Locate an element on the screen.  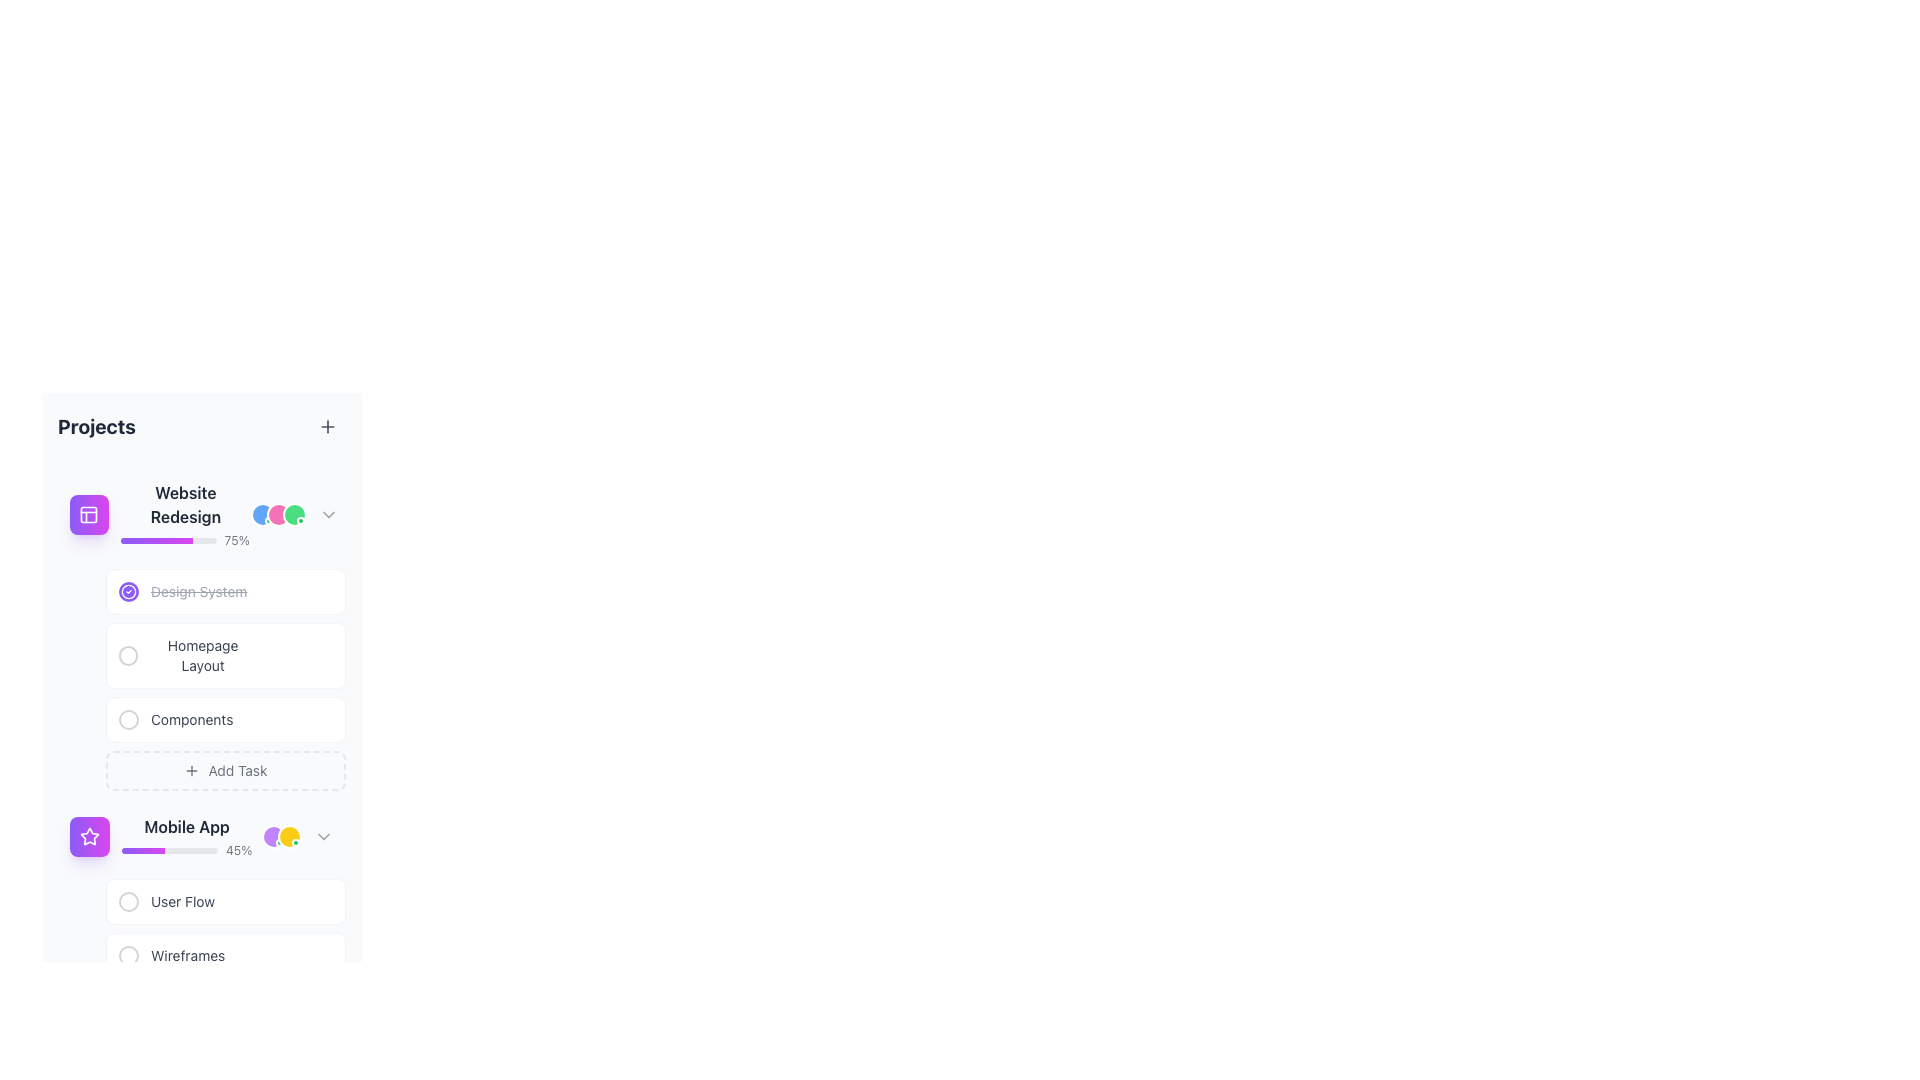
the Button with a plus-icon located at the top-right corner of the 'Projects' header to initiate adding a new item is located at coordinates (327, 426).